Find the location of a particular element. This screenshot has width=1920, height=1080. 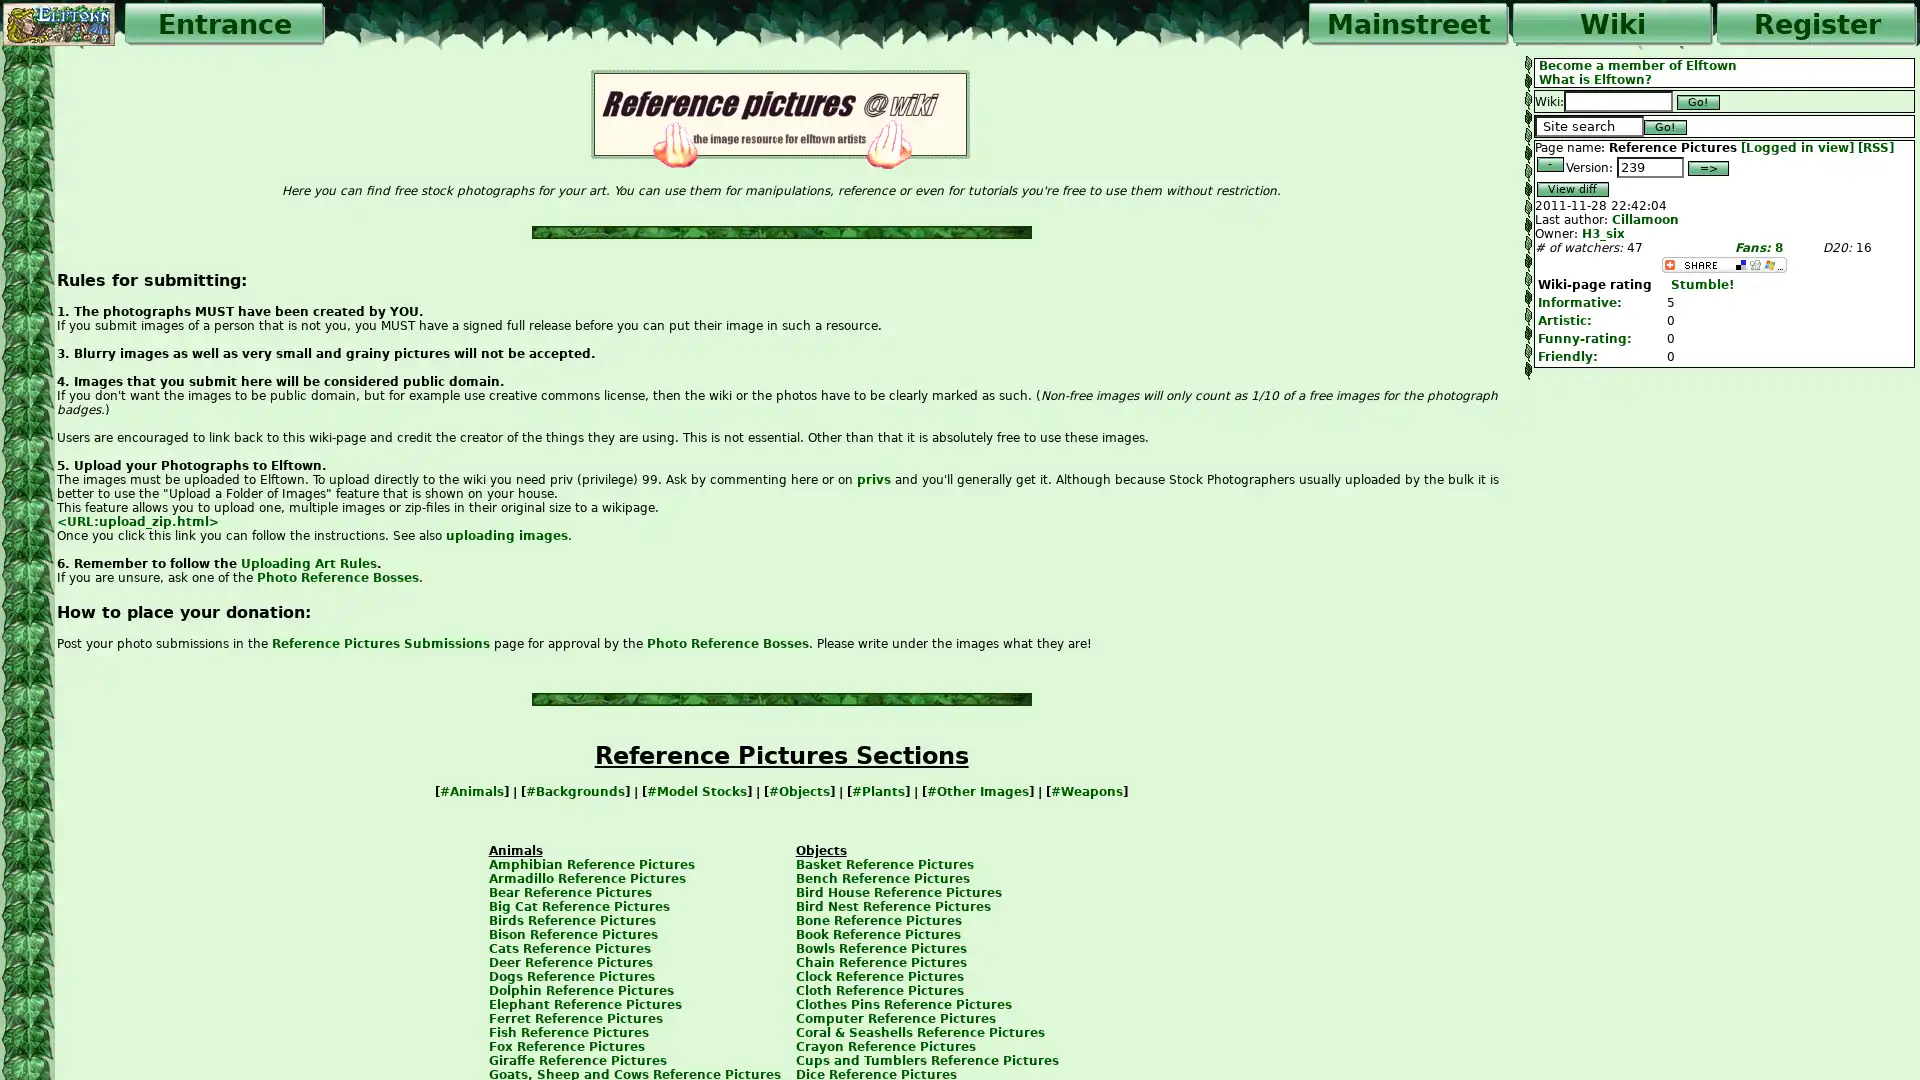

Go! is located at coordinates (1665, 127).